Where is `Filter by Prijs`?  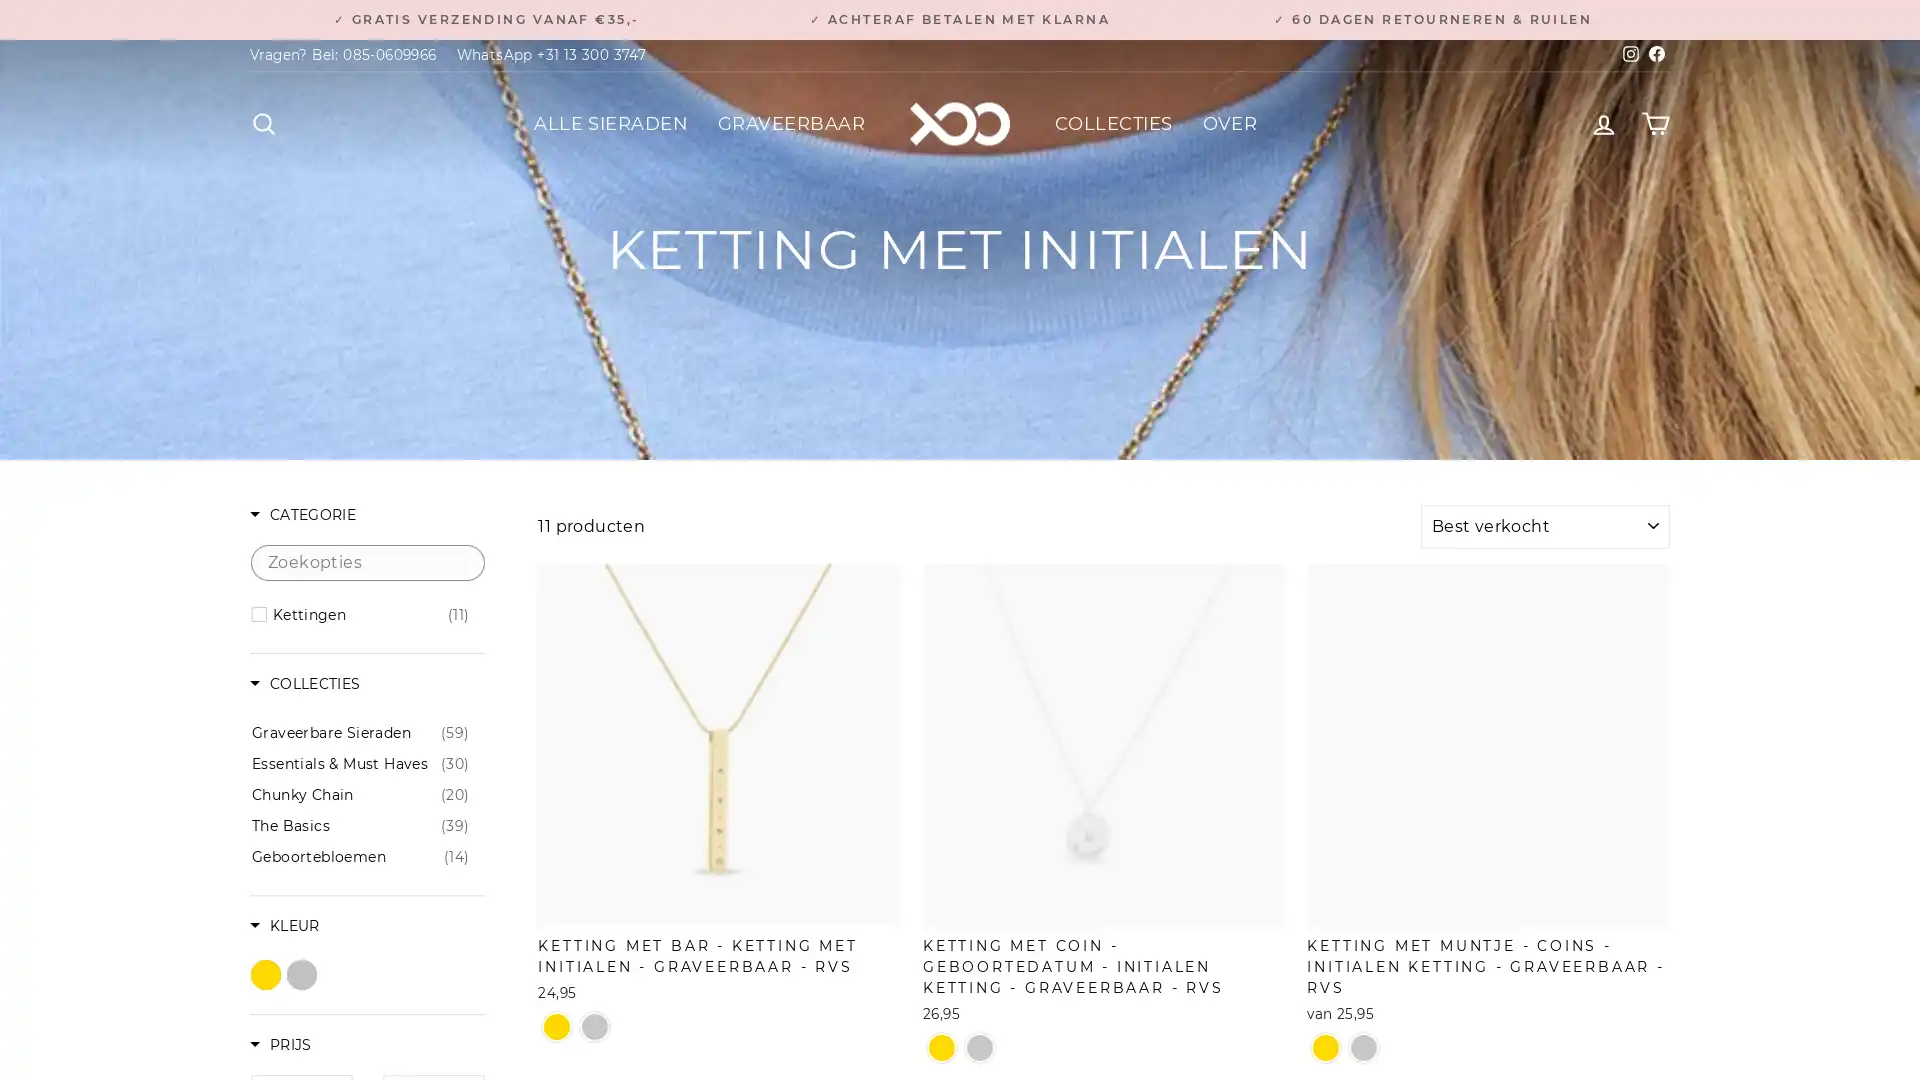
Filter by Prijs is located at coordinates (279, 1045).